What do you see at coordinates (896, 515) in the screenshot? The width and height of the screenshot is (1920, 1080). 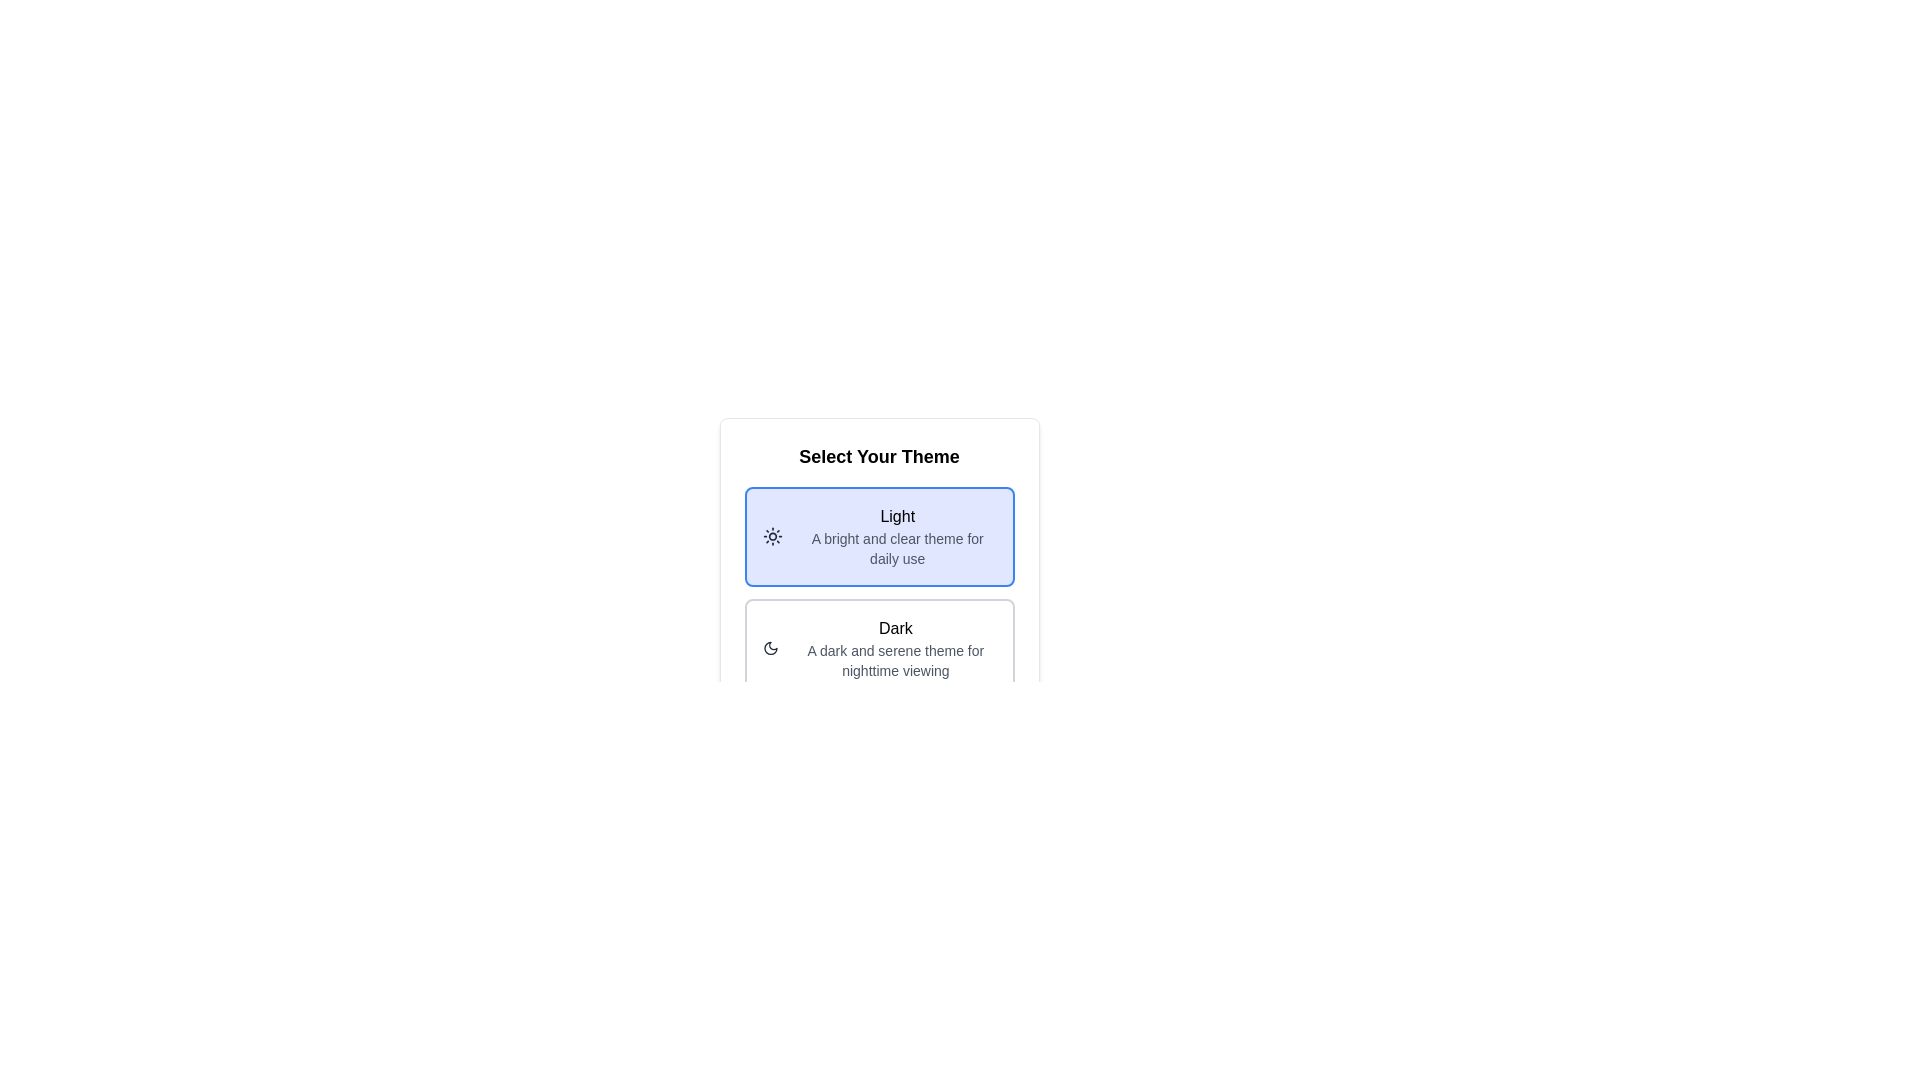 I see `the text label displaying the word 'Light' which is styled in a medium bold font and located at the top of its themed selection card` at bounding box center [896, 515].